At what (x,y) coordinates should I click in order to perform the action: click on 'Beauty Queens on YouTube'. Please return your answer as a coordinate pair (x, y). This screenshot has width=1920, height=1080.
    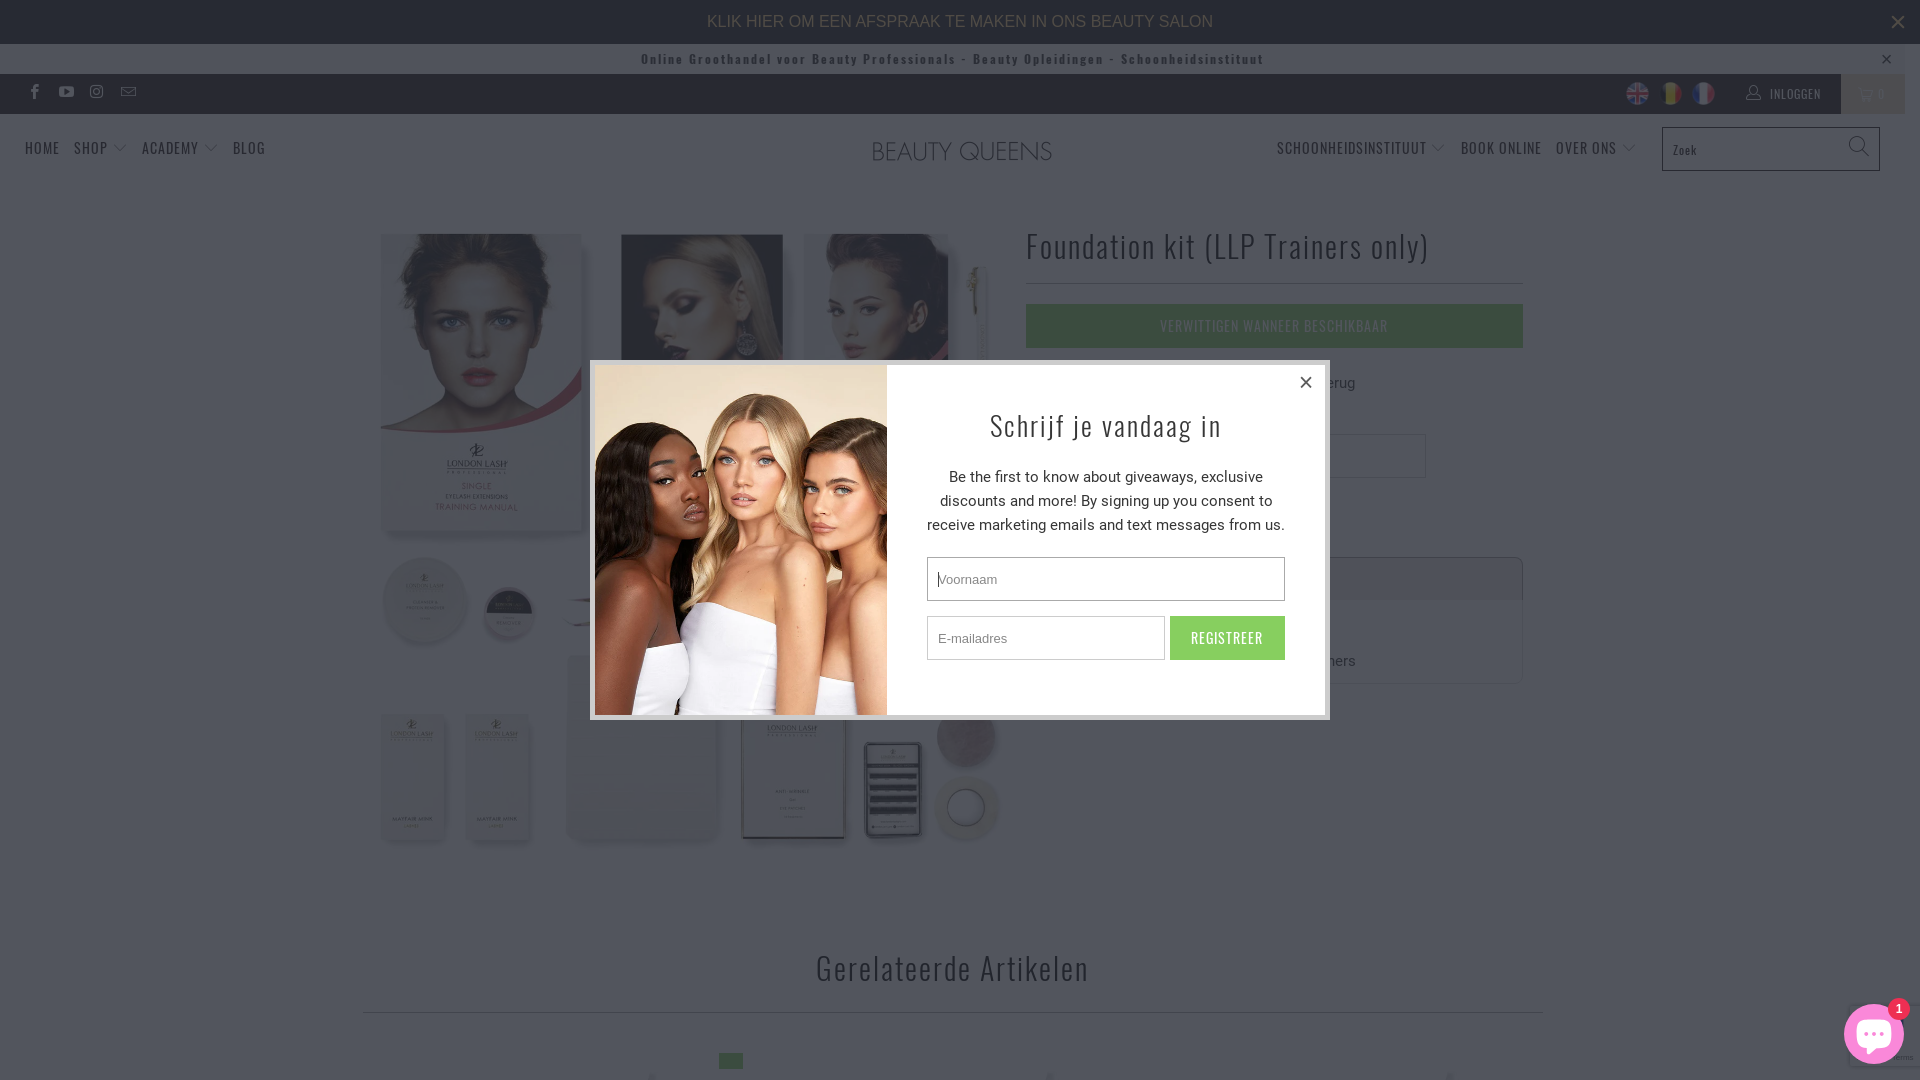
    Looking at the image, I should click on (64, 93).